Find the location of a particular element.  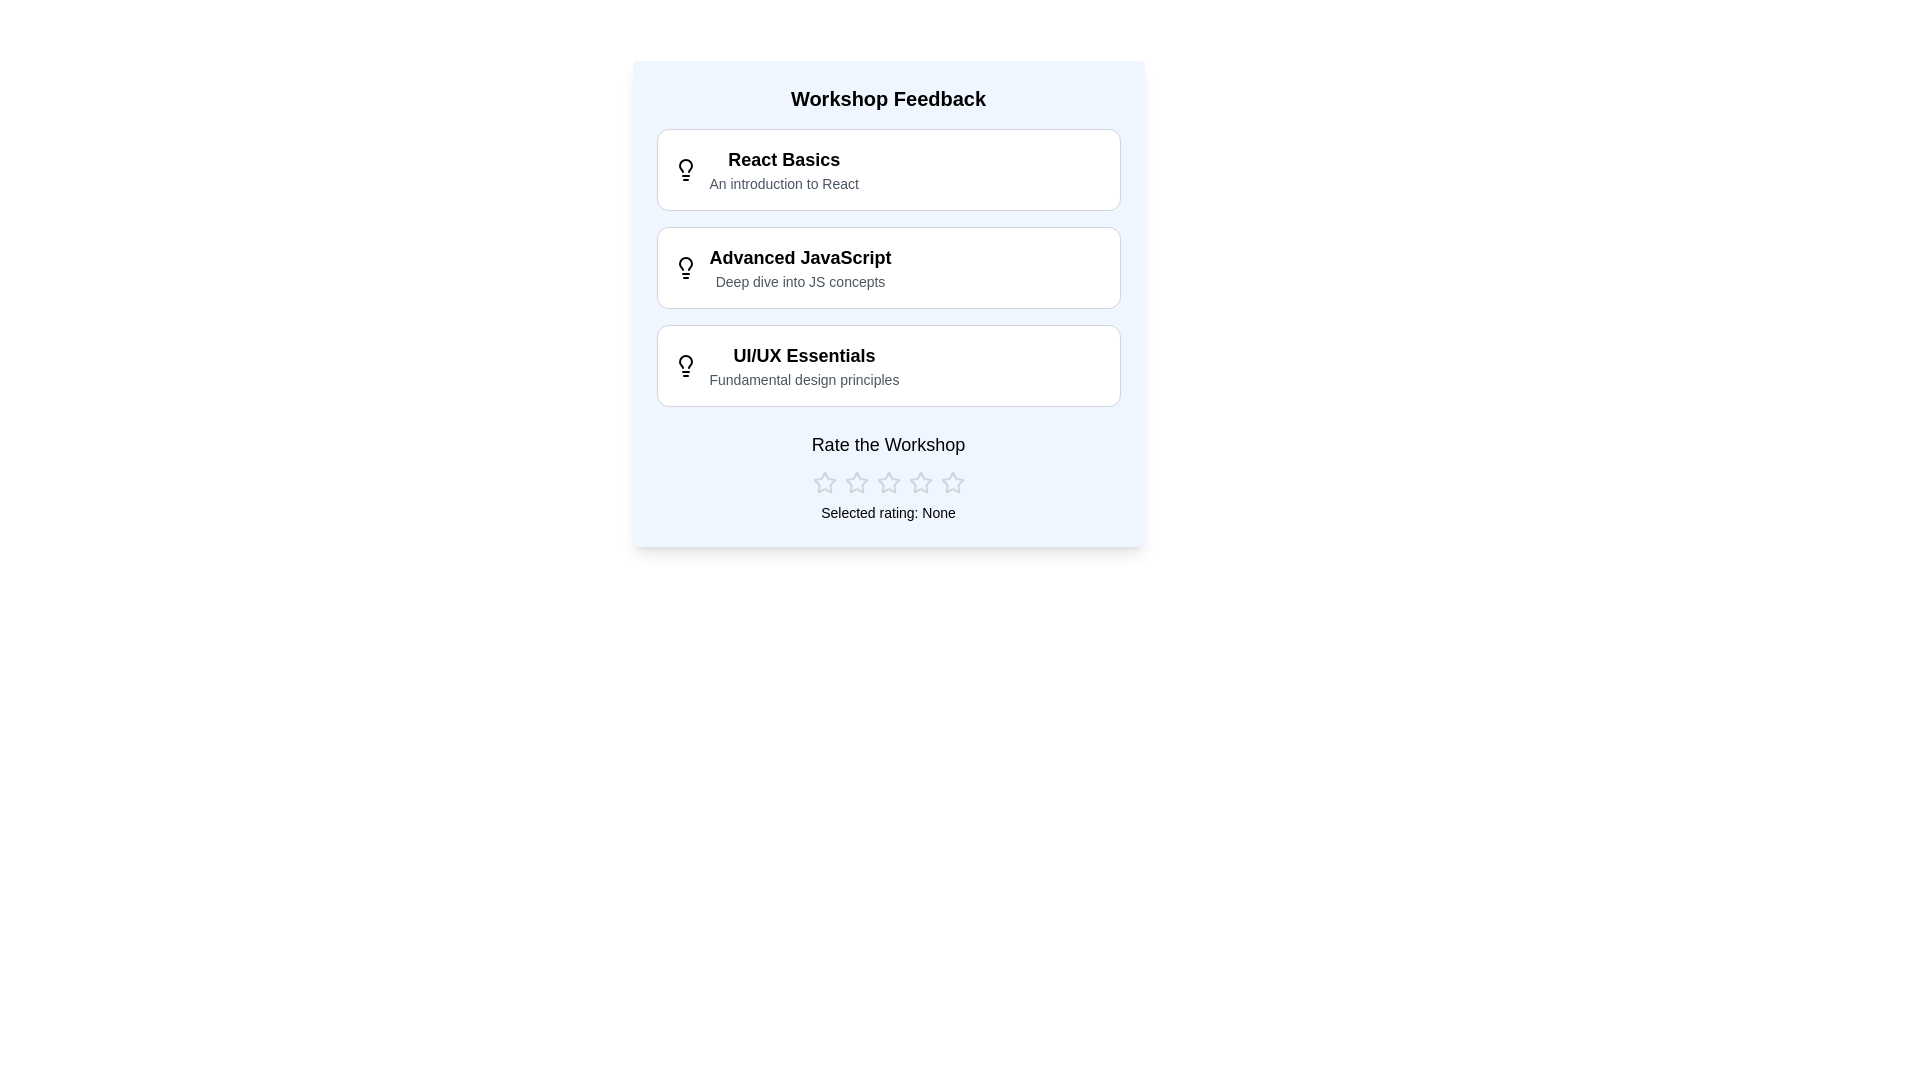

the lightbulb icon located to the left of the text 'UI/UX Essentials' in the third list item of the 'Workshop Feedback' panel is located at coordinates (685, 366).